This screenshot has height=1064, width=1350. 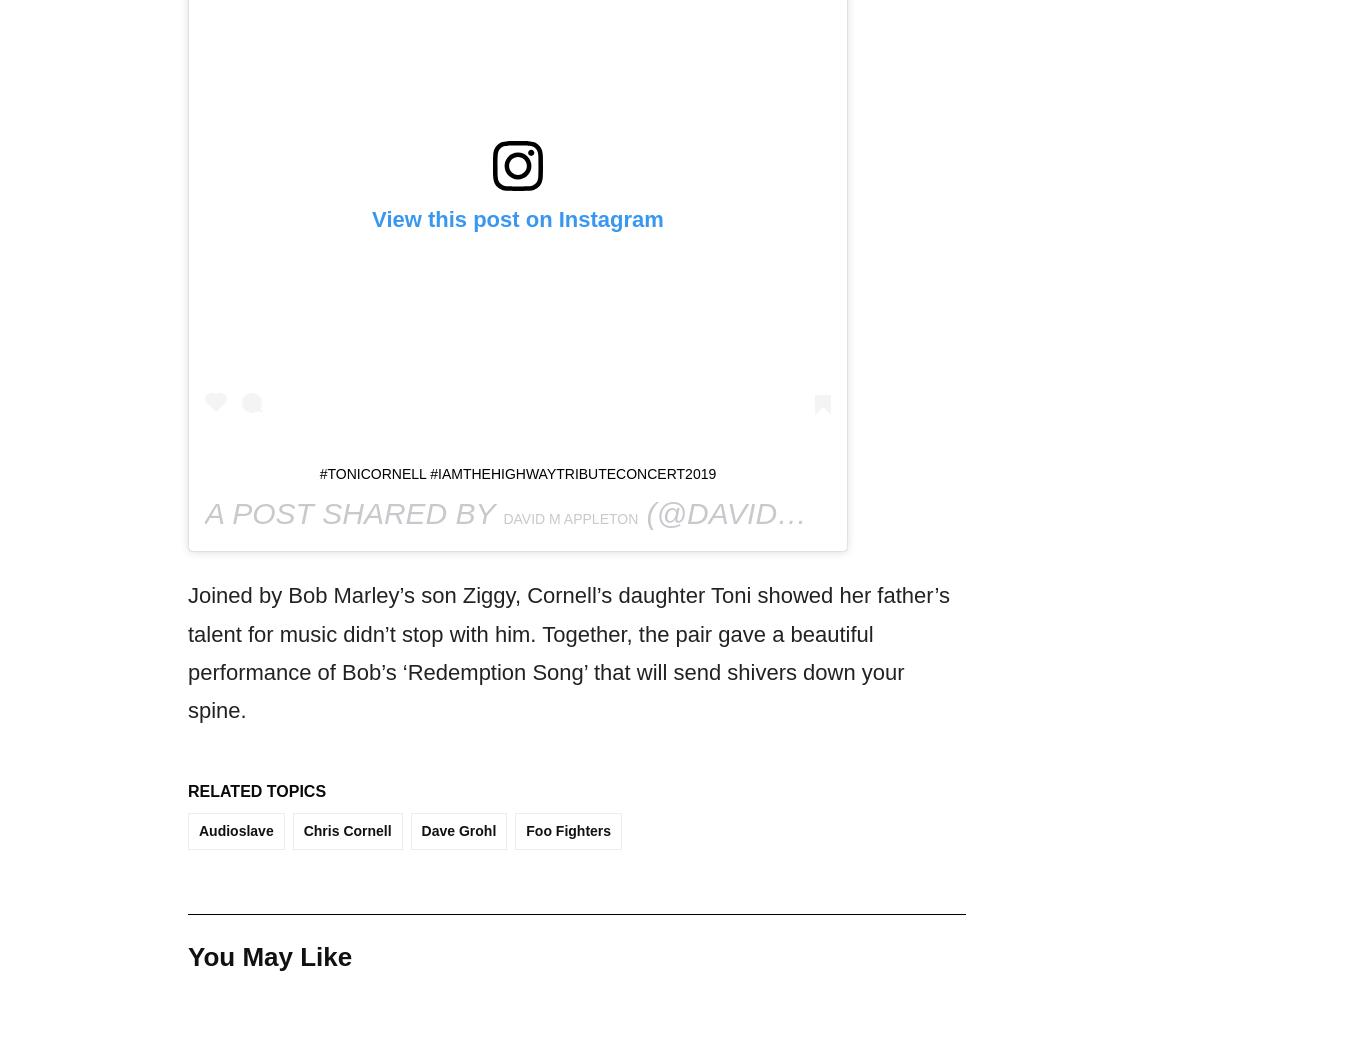 I want to click on 'You May Like', so click(x=269, y=956).